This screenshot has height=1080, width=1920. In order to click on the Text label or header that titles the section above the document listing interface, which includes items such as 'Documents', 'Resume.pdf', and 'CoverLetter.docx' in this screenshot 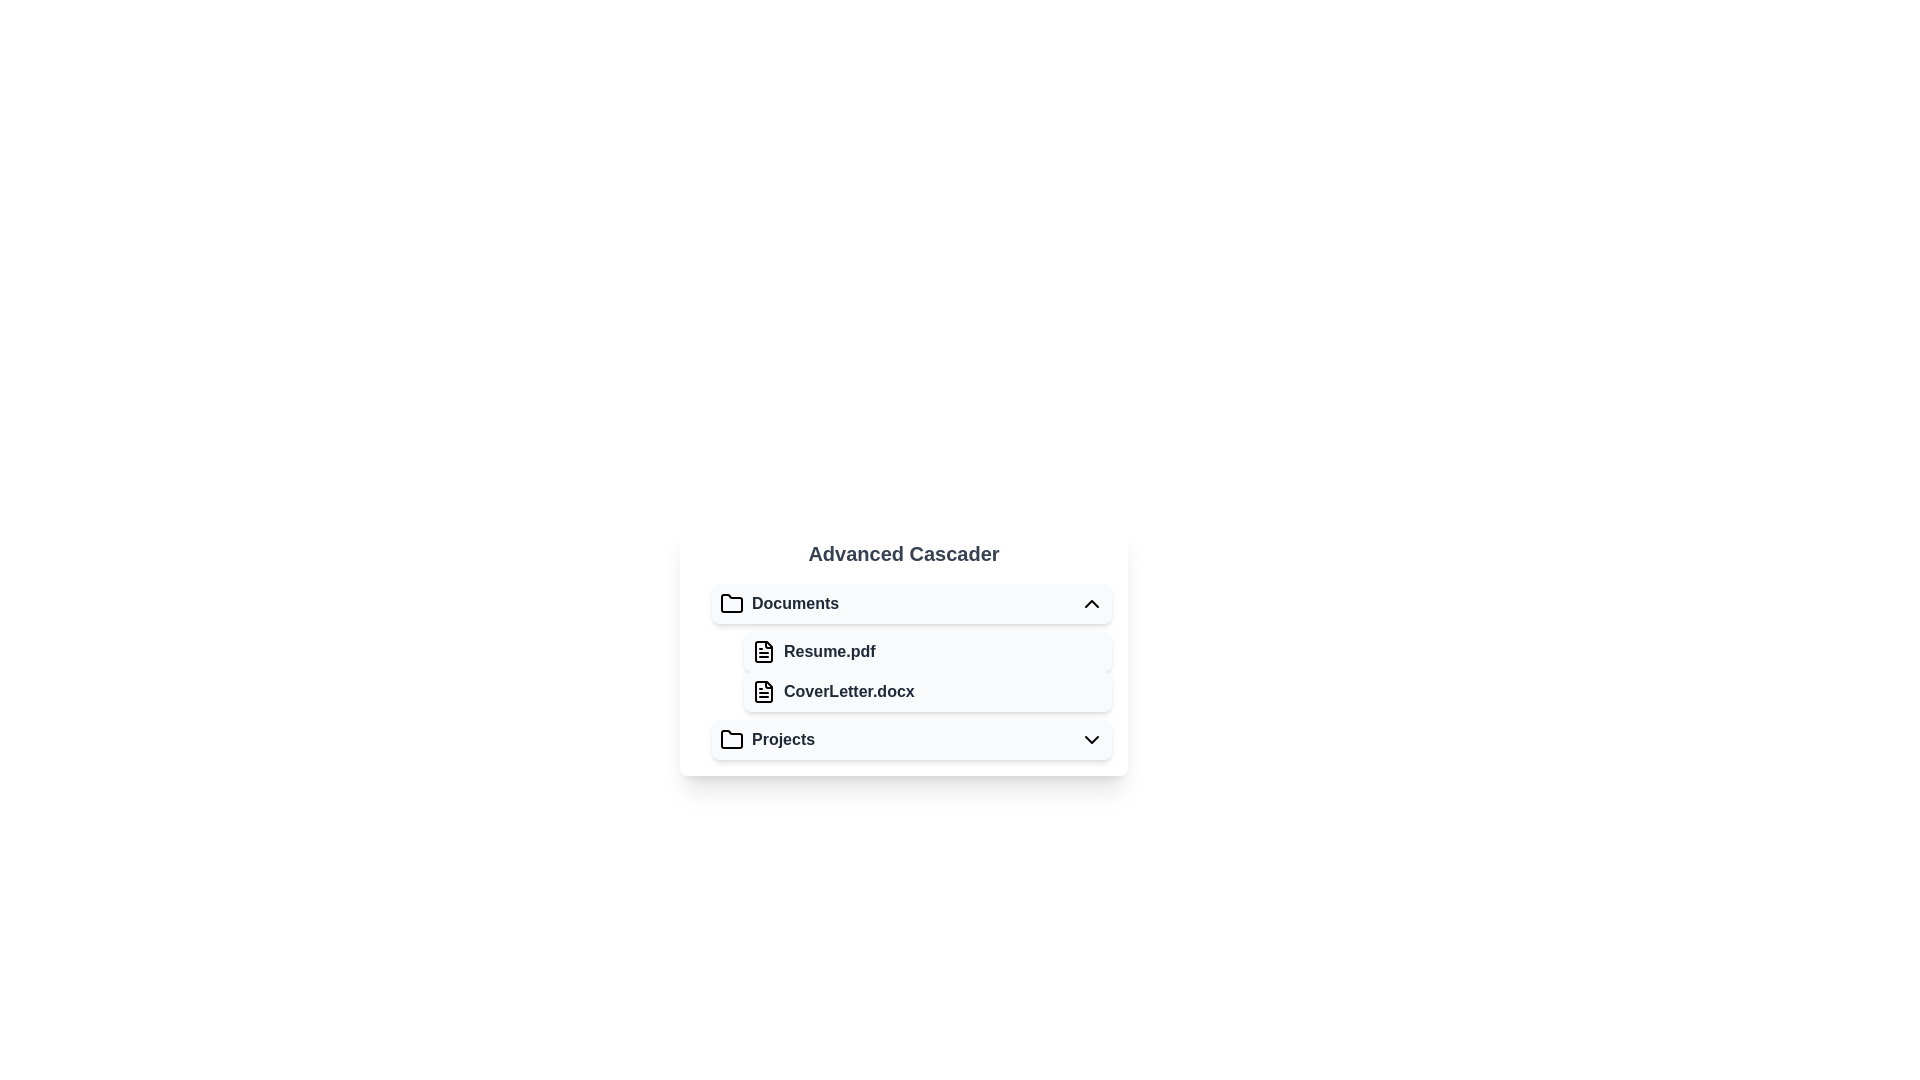, I will do `click(902, 554)`.